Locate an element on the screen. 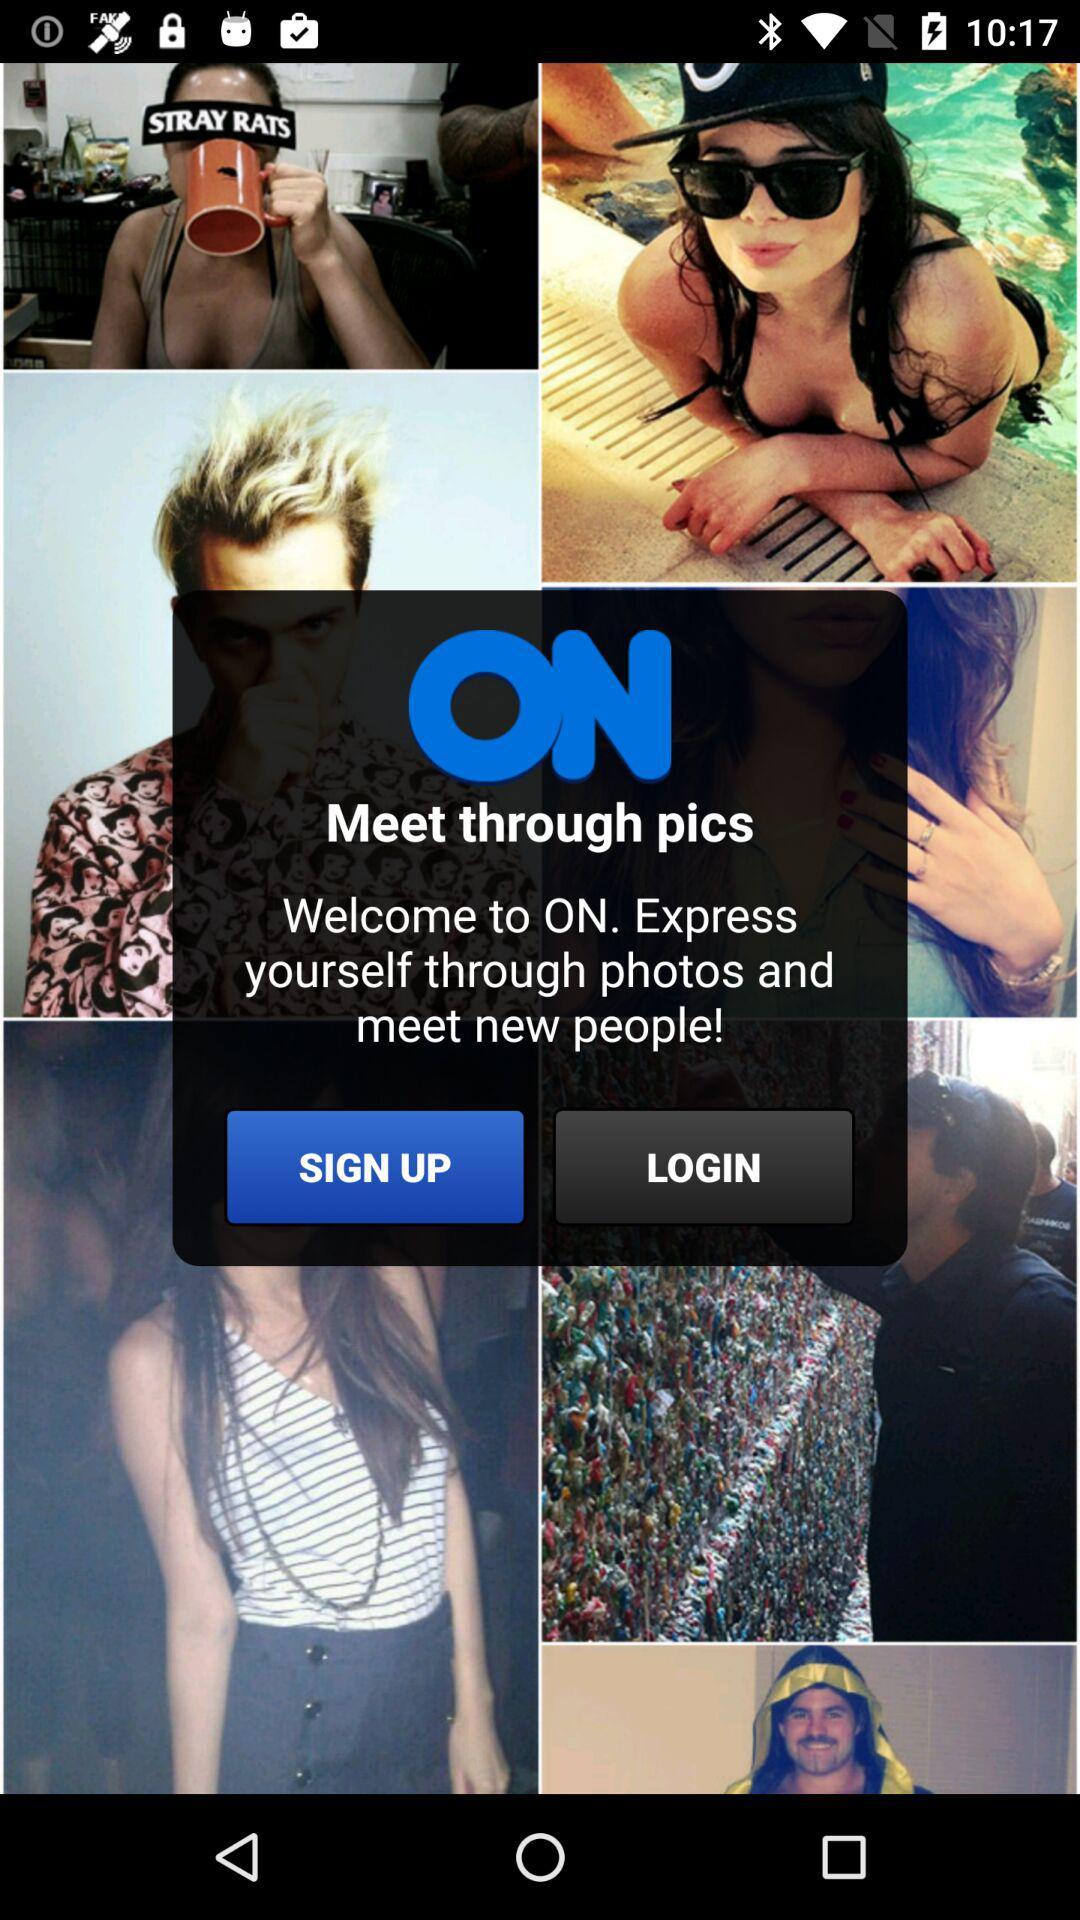 The height and width of the screenshot is (1920, 1080). the sign up icon is located at coordinates (375, 1166).